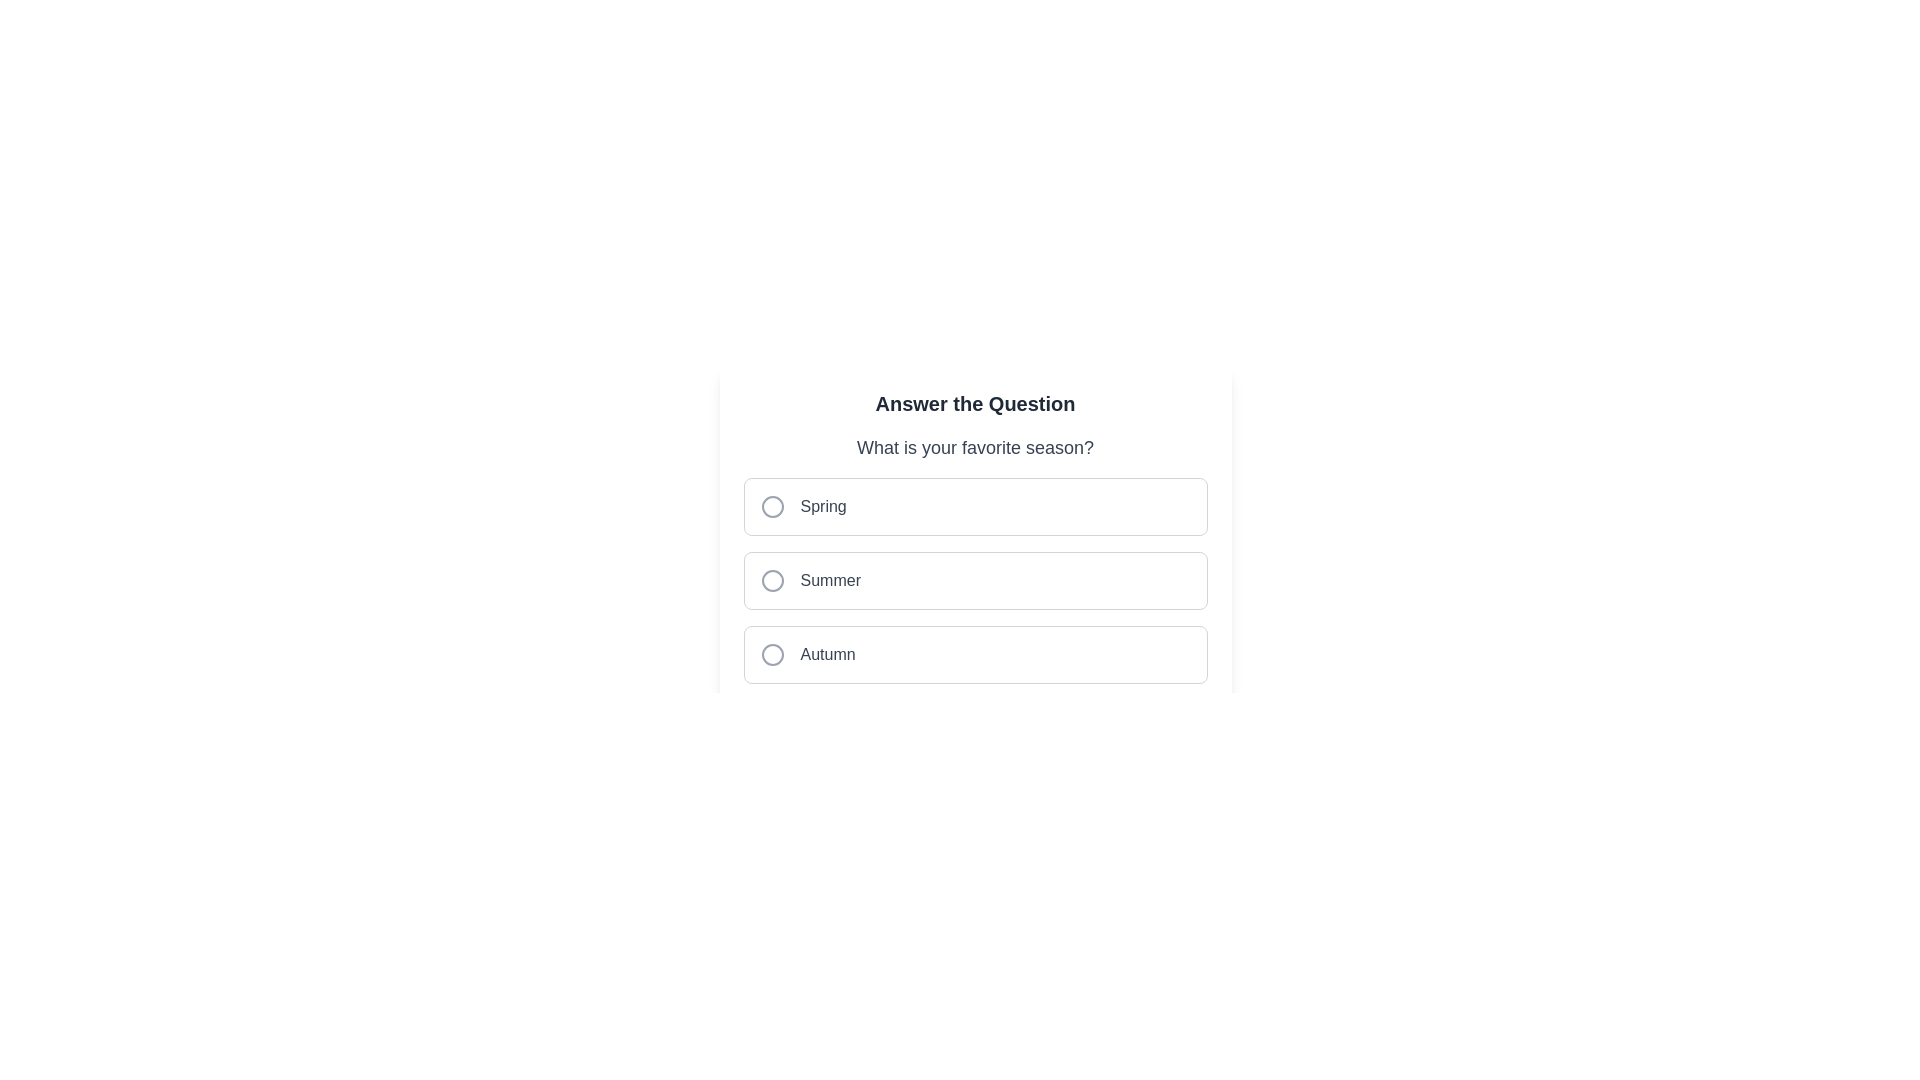 This screenshot has height=1080, width=1920. What do you see at coordinates (771, 729) in the screenshot?
I see `the SVG circle element, which serves as a decorative graphic located below the question-answer section related to seasons` at bounding box center [771, 729].